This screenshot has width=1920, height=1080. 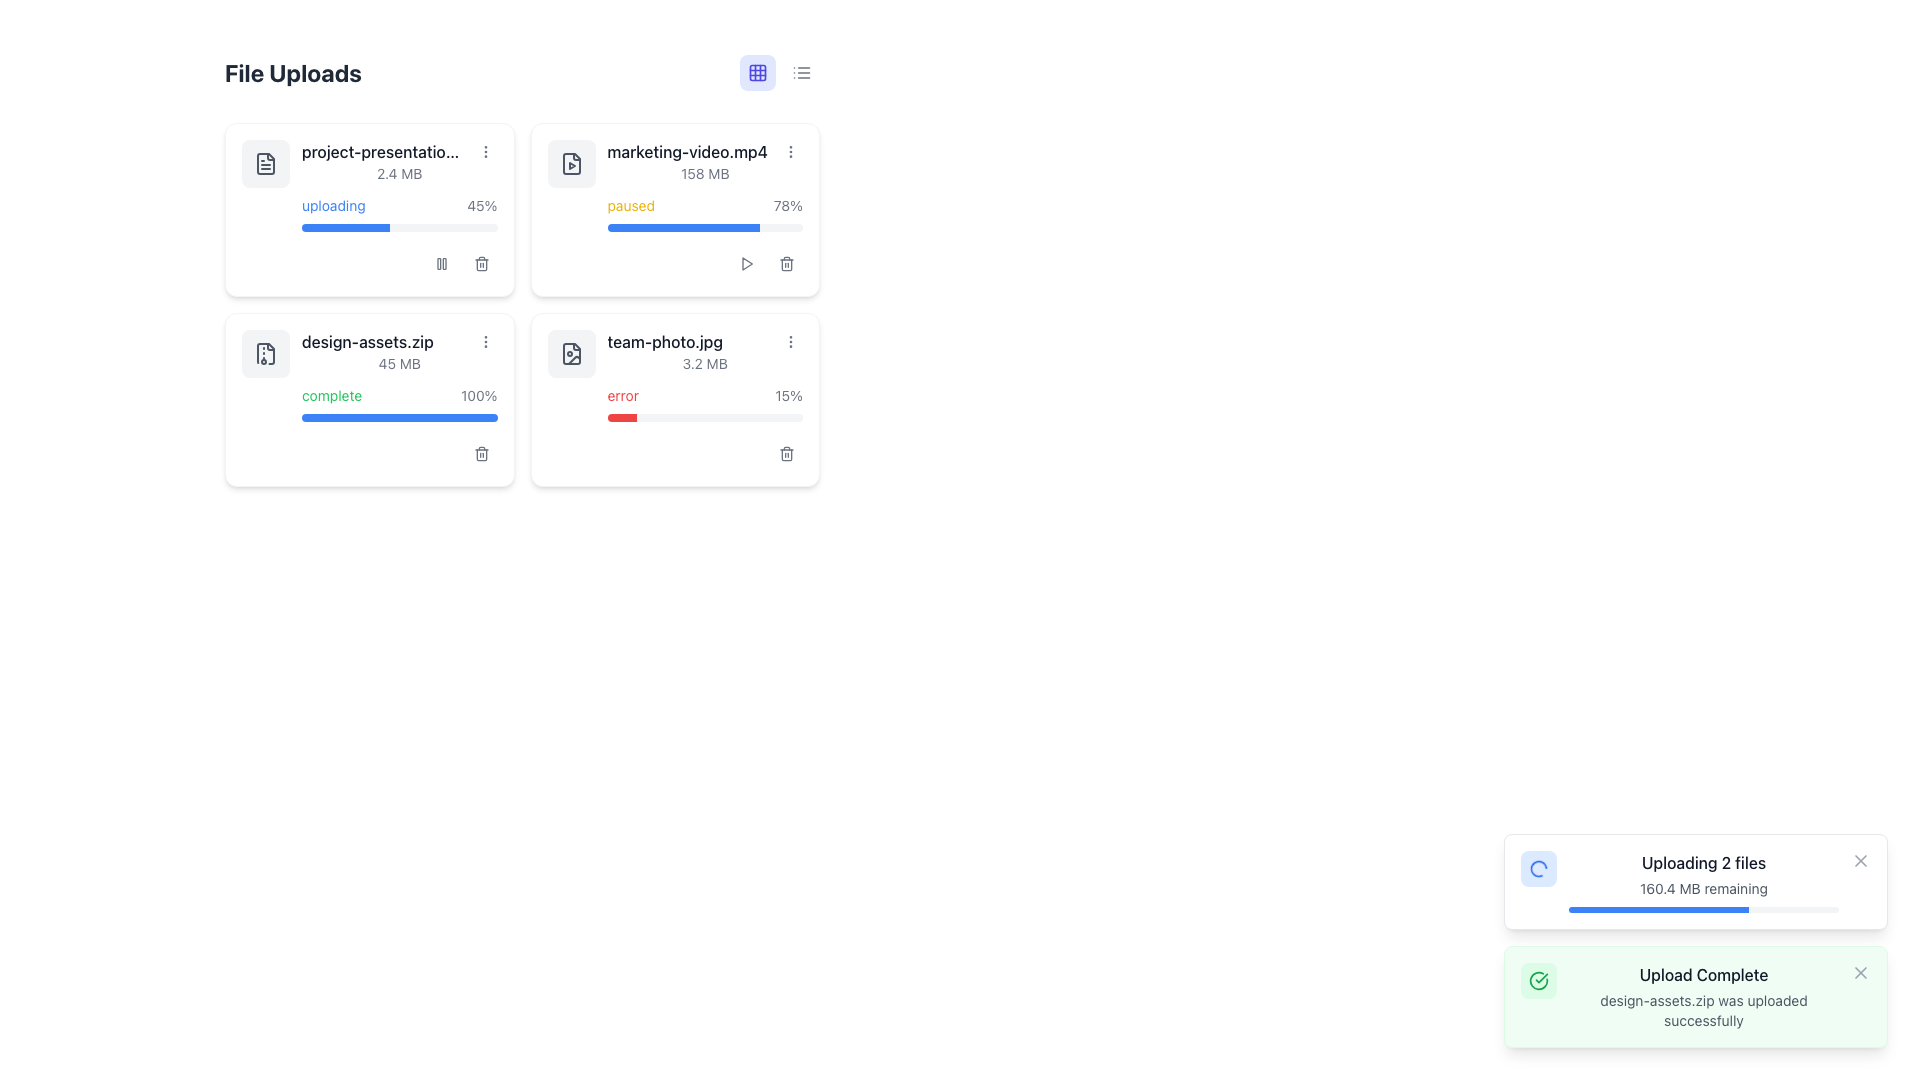 What do you see at coordinates (478, 396) in the screenshot?
I see `the '100%' text label indicating that the file 'design-assets.zip' has been completely uploaded, located in the bottom-left section of the interface next to the green 'complete' text` at bounding box center [478, 396].